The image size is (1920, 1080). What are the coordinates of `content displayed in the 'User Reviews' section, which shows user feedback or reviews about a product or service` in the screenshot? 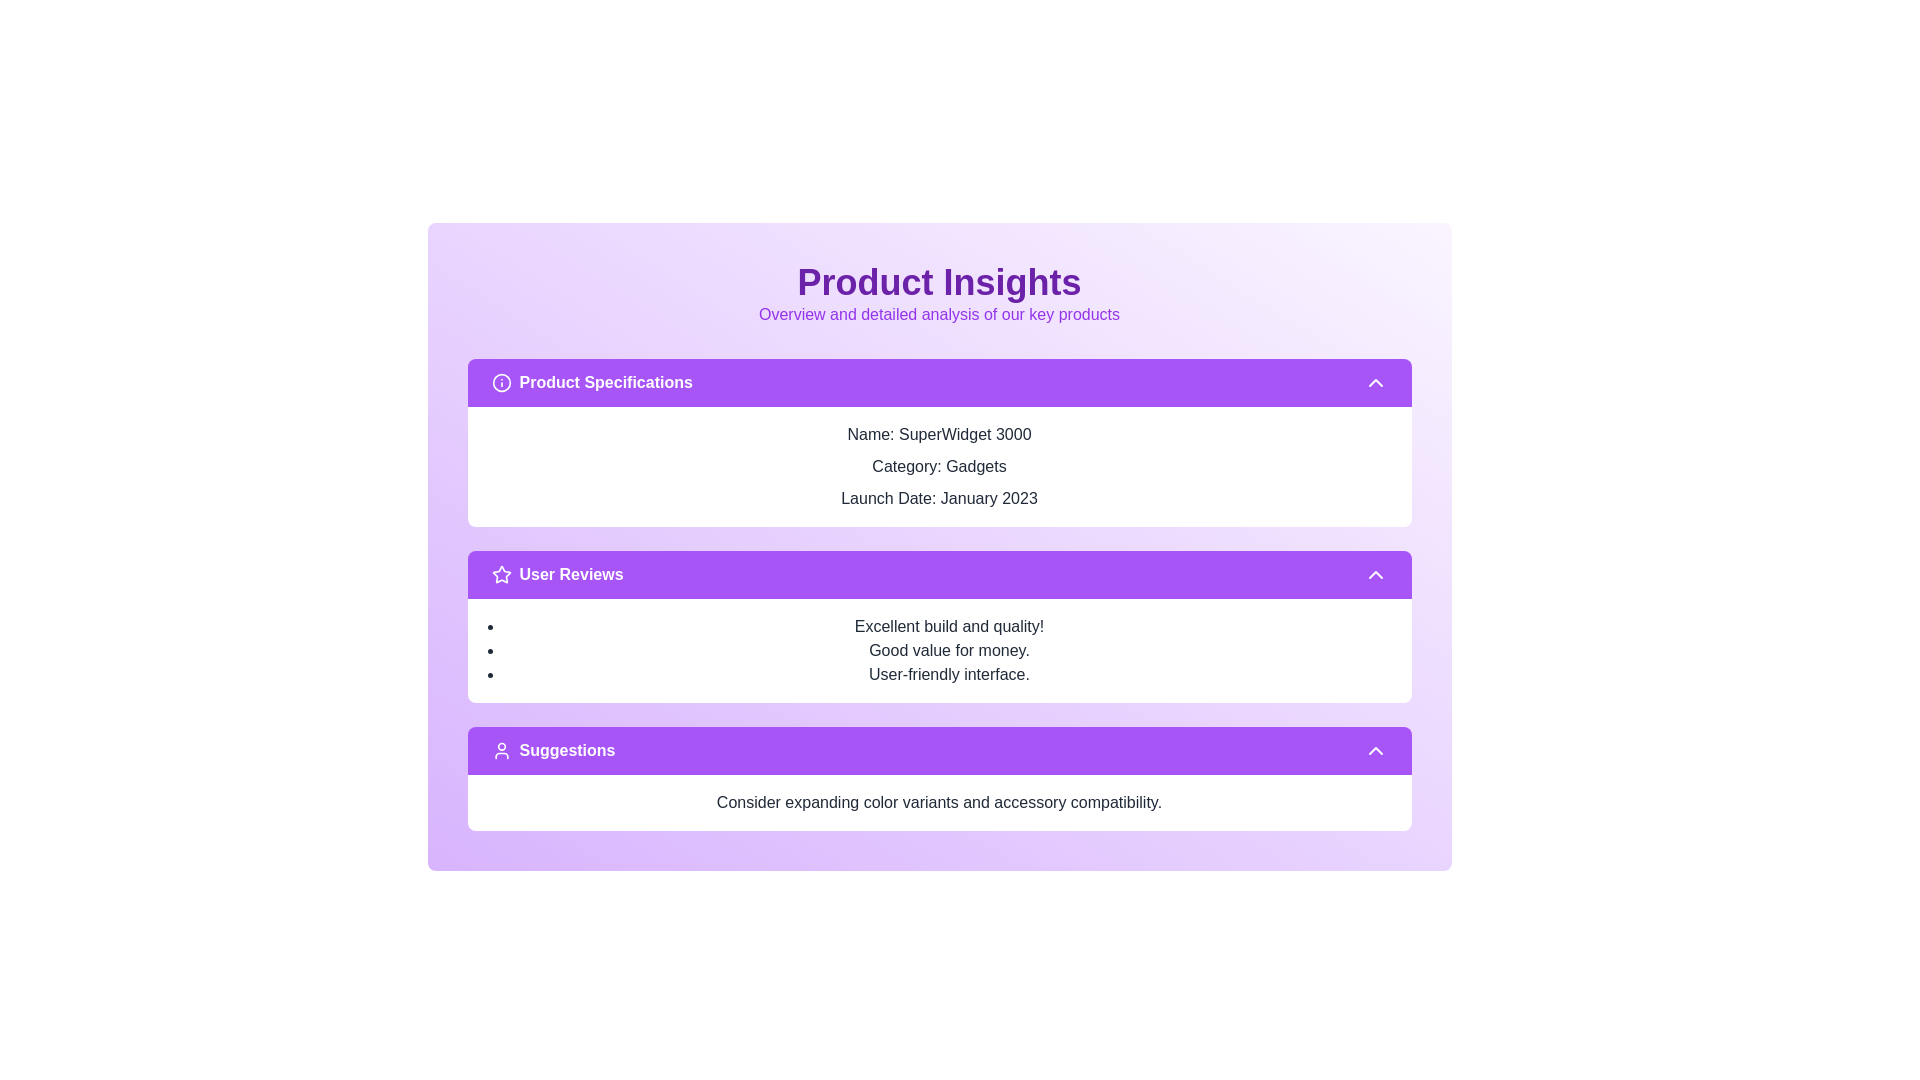 It's located at (938, 651).